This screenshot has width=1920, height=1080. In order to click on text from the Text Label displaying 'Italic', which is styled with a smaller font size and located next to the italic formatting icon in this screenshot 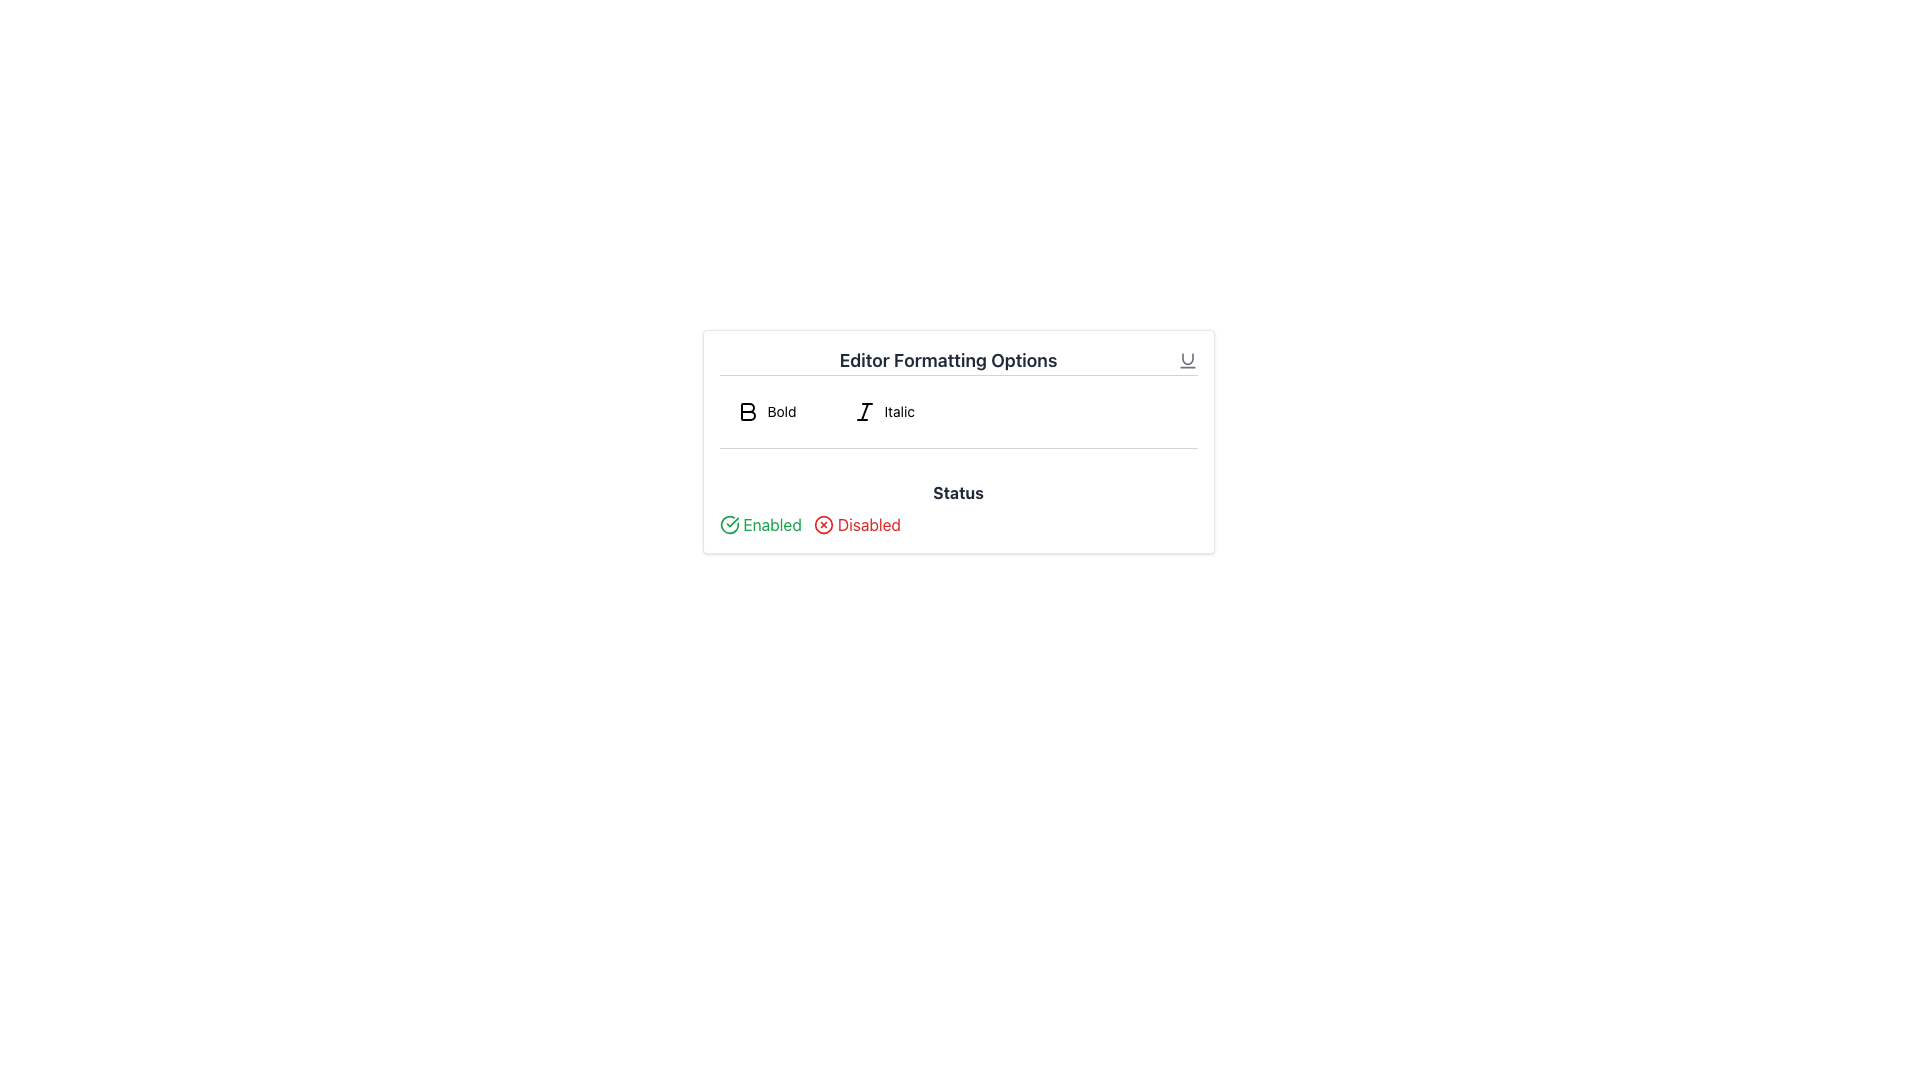, I will do `click(898, 411)`.